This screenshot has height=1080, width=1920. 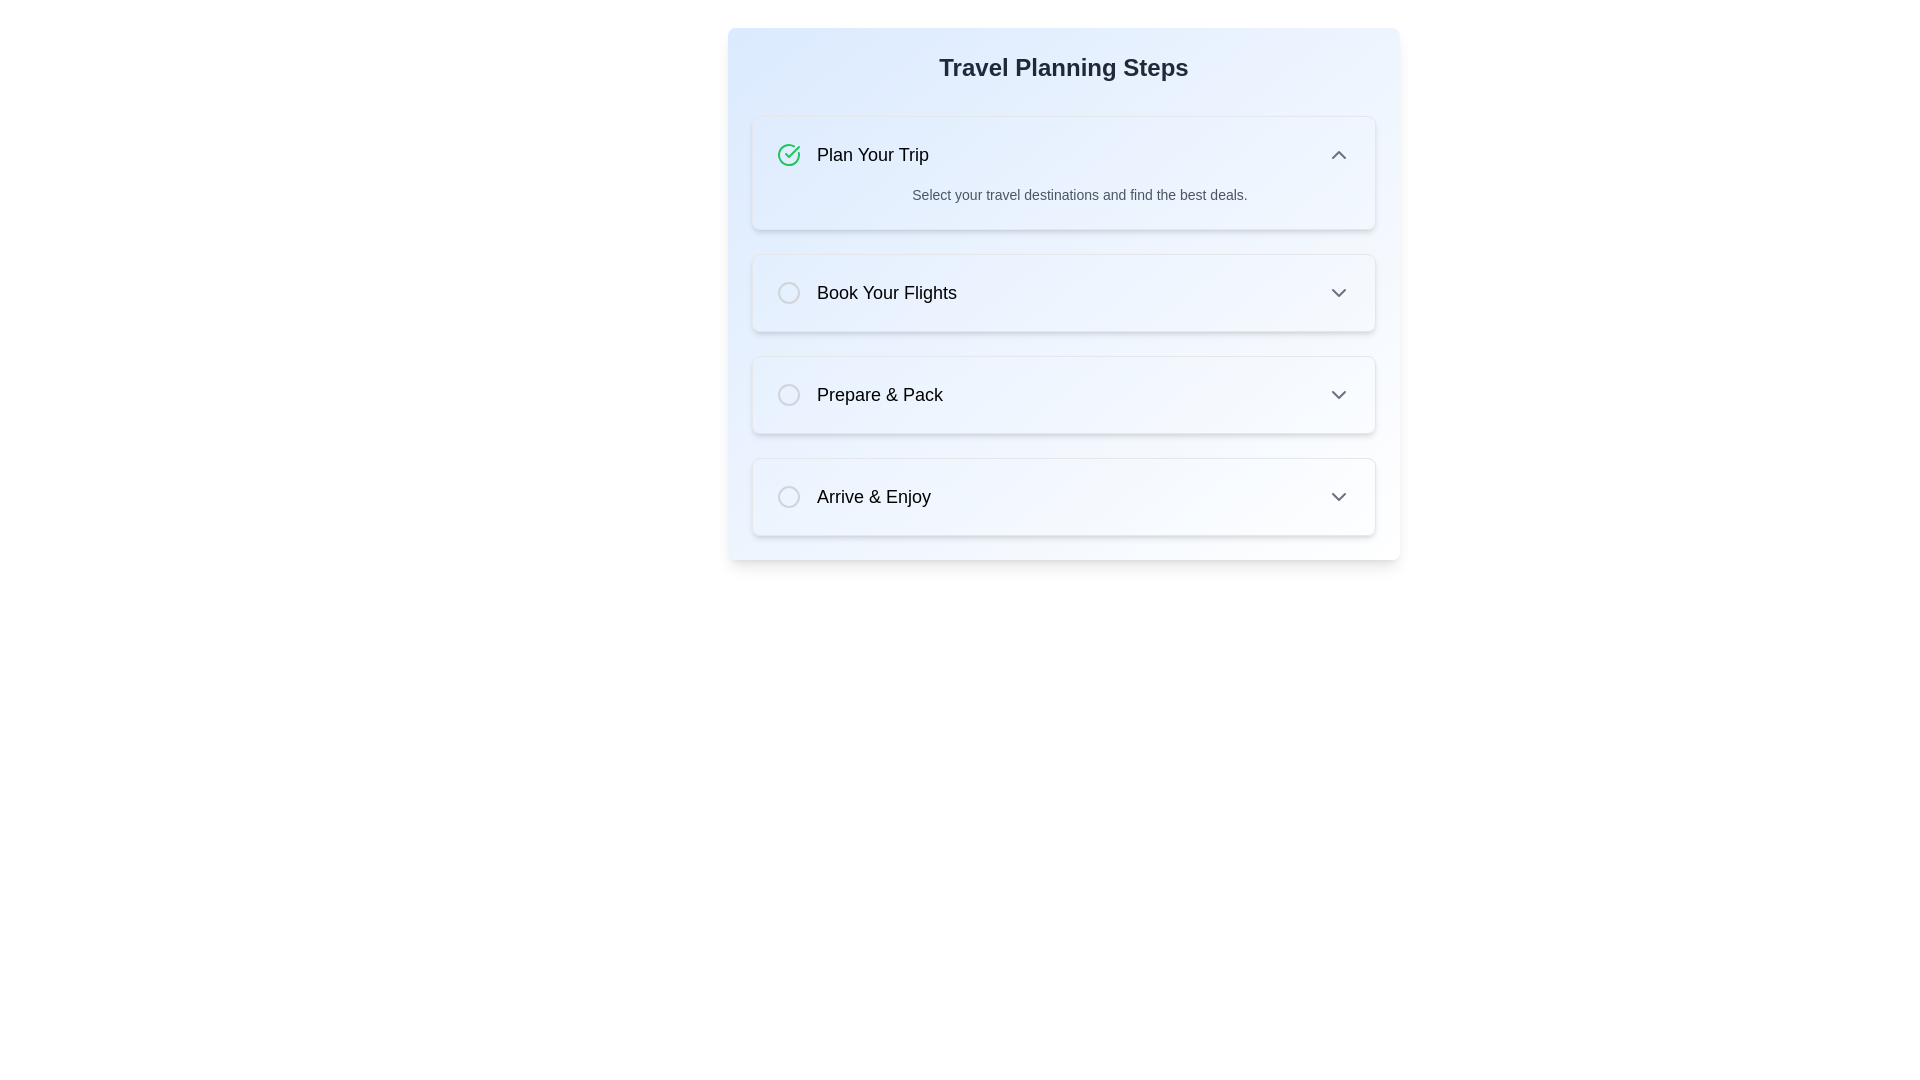 What do you see at coordinates (879, 394) in the screenshot?
I see `the text label representing the step title 'Prepare & Pack' in the travel planning process, which is the second item in the list of 'Travel Planning Steps'` at bounding box center [879, 394].